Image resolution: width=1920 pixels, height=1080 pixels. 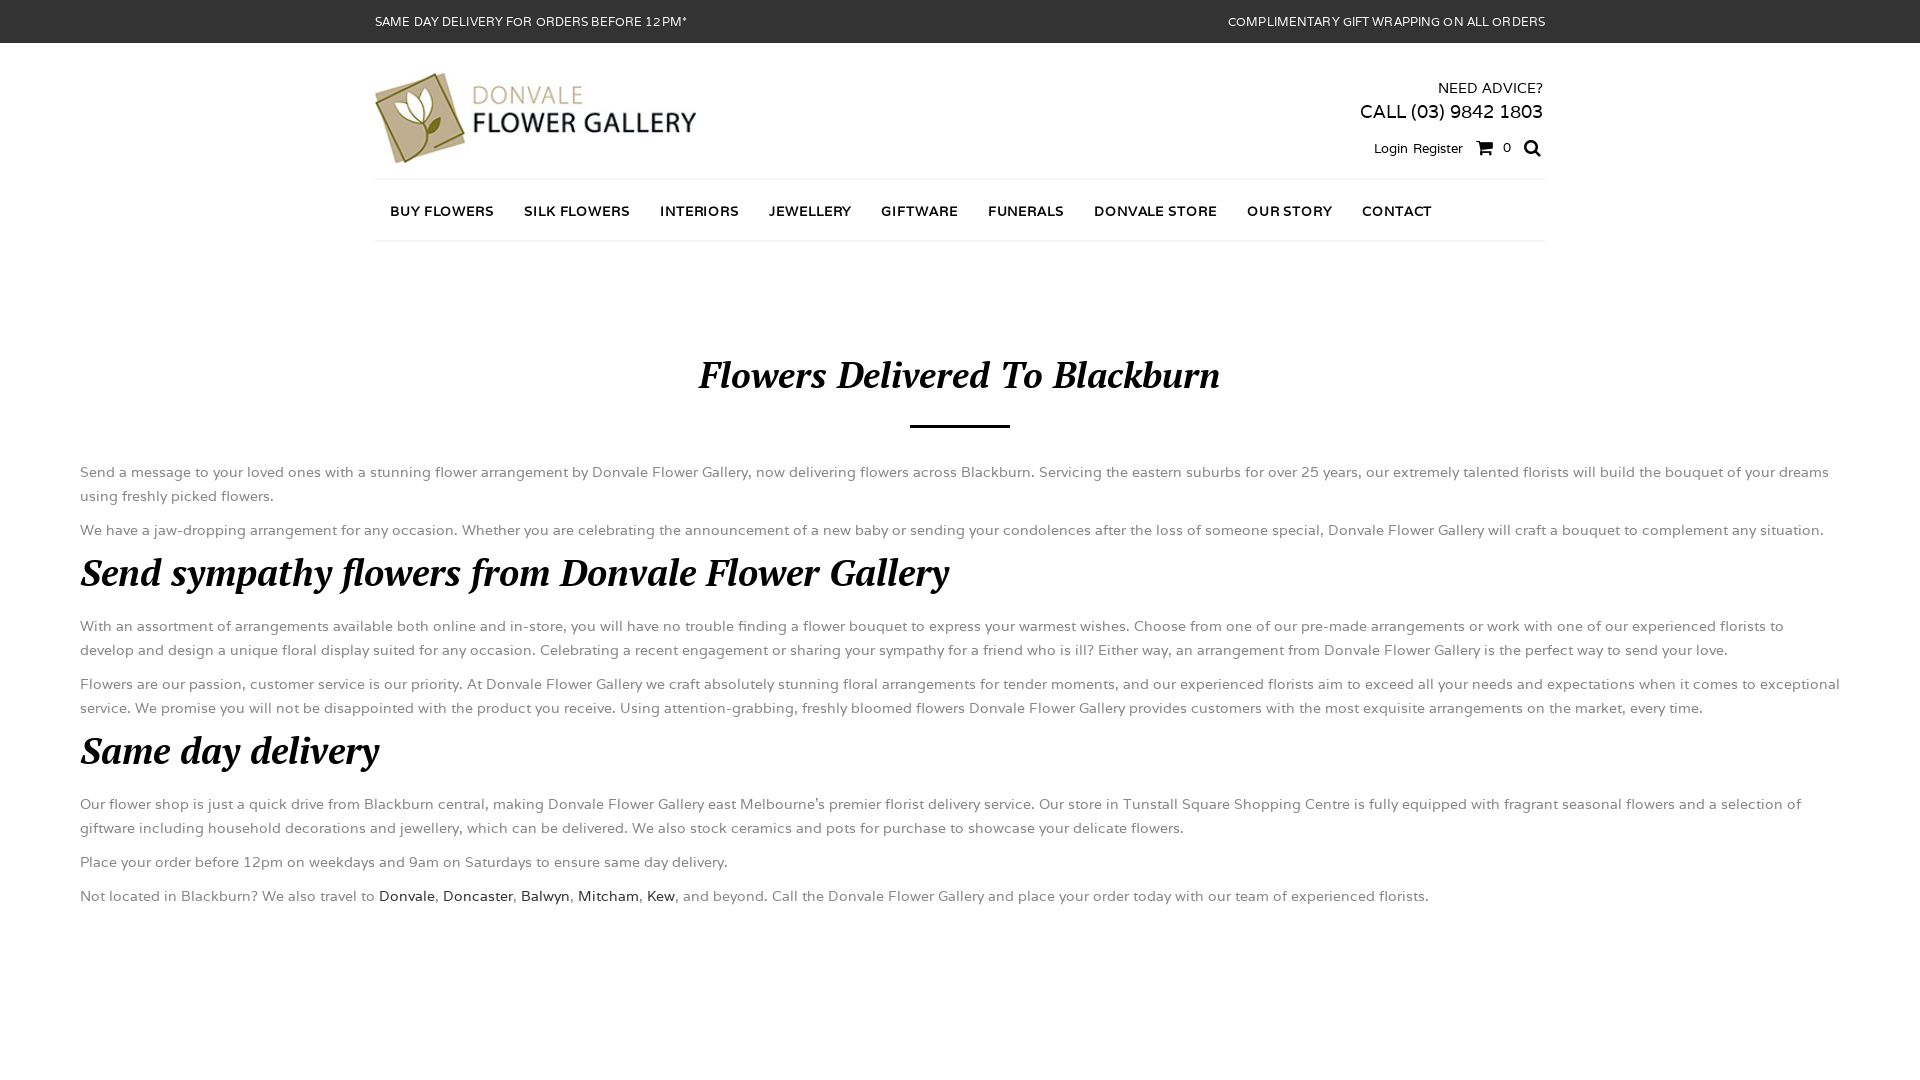 I want to click on 'Doncaster', so click(x=477, y=894).